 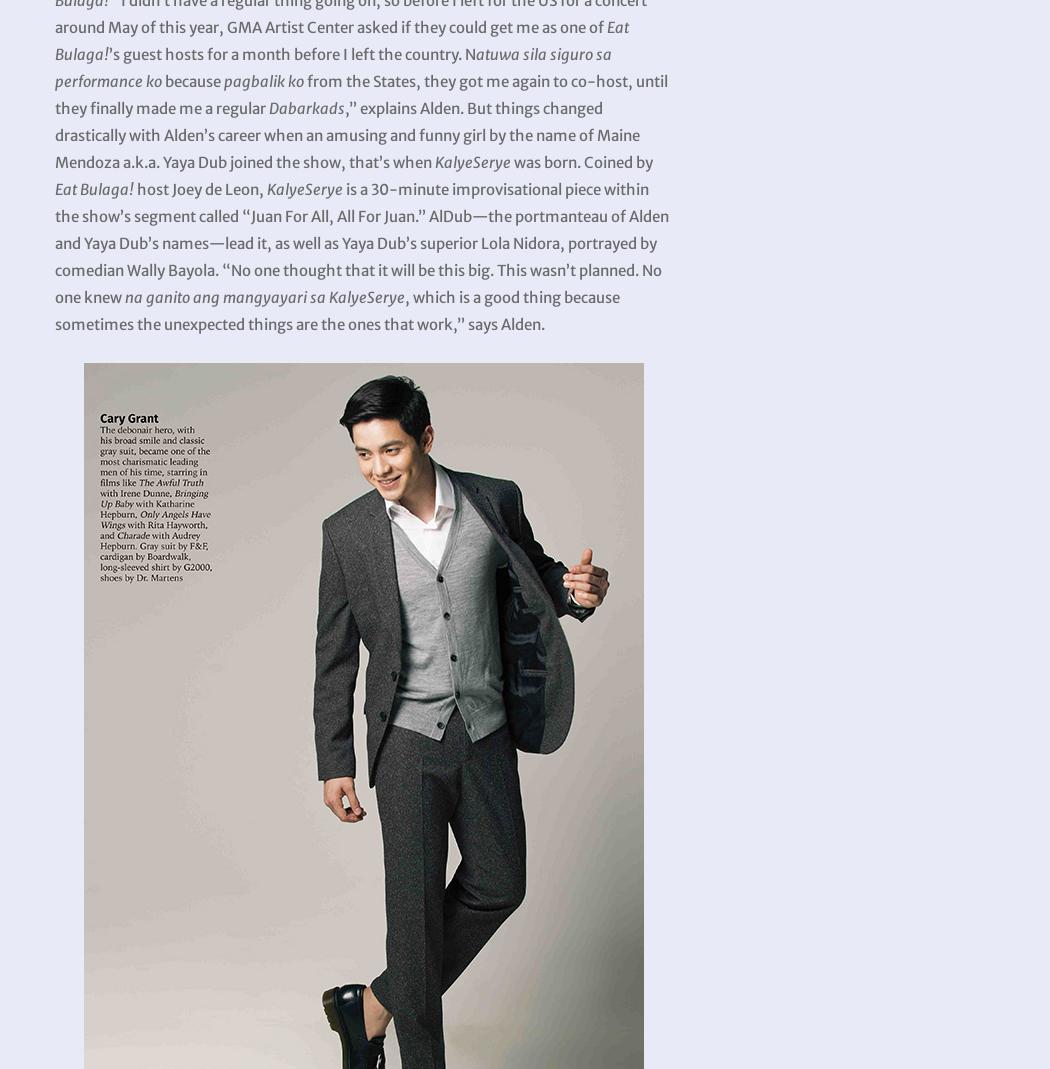 I want to click on 'na ganito ang mangyayari sa KalyeSerye', so click(x=264, y=296).